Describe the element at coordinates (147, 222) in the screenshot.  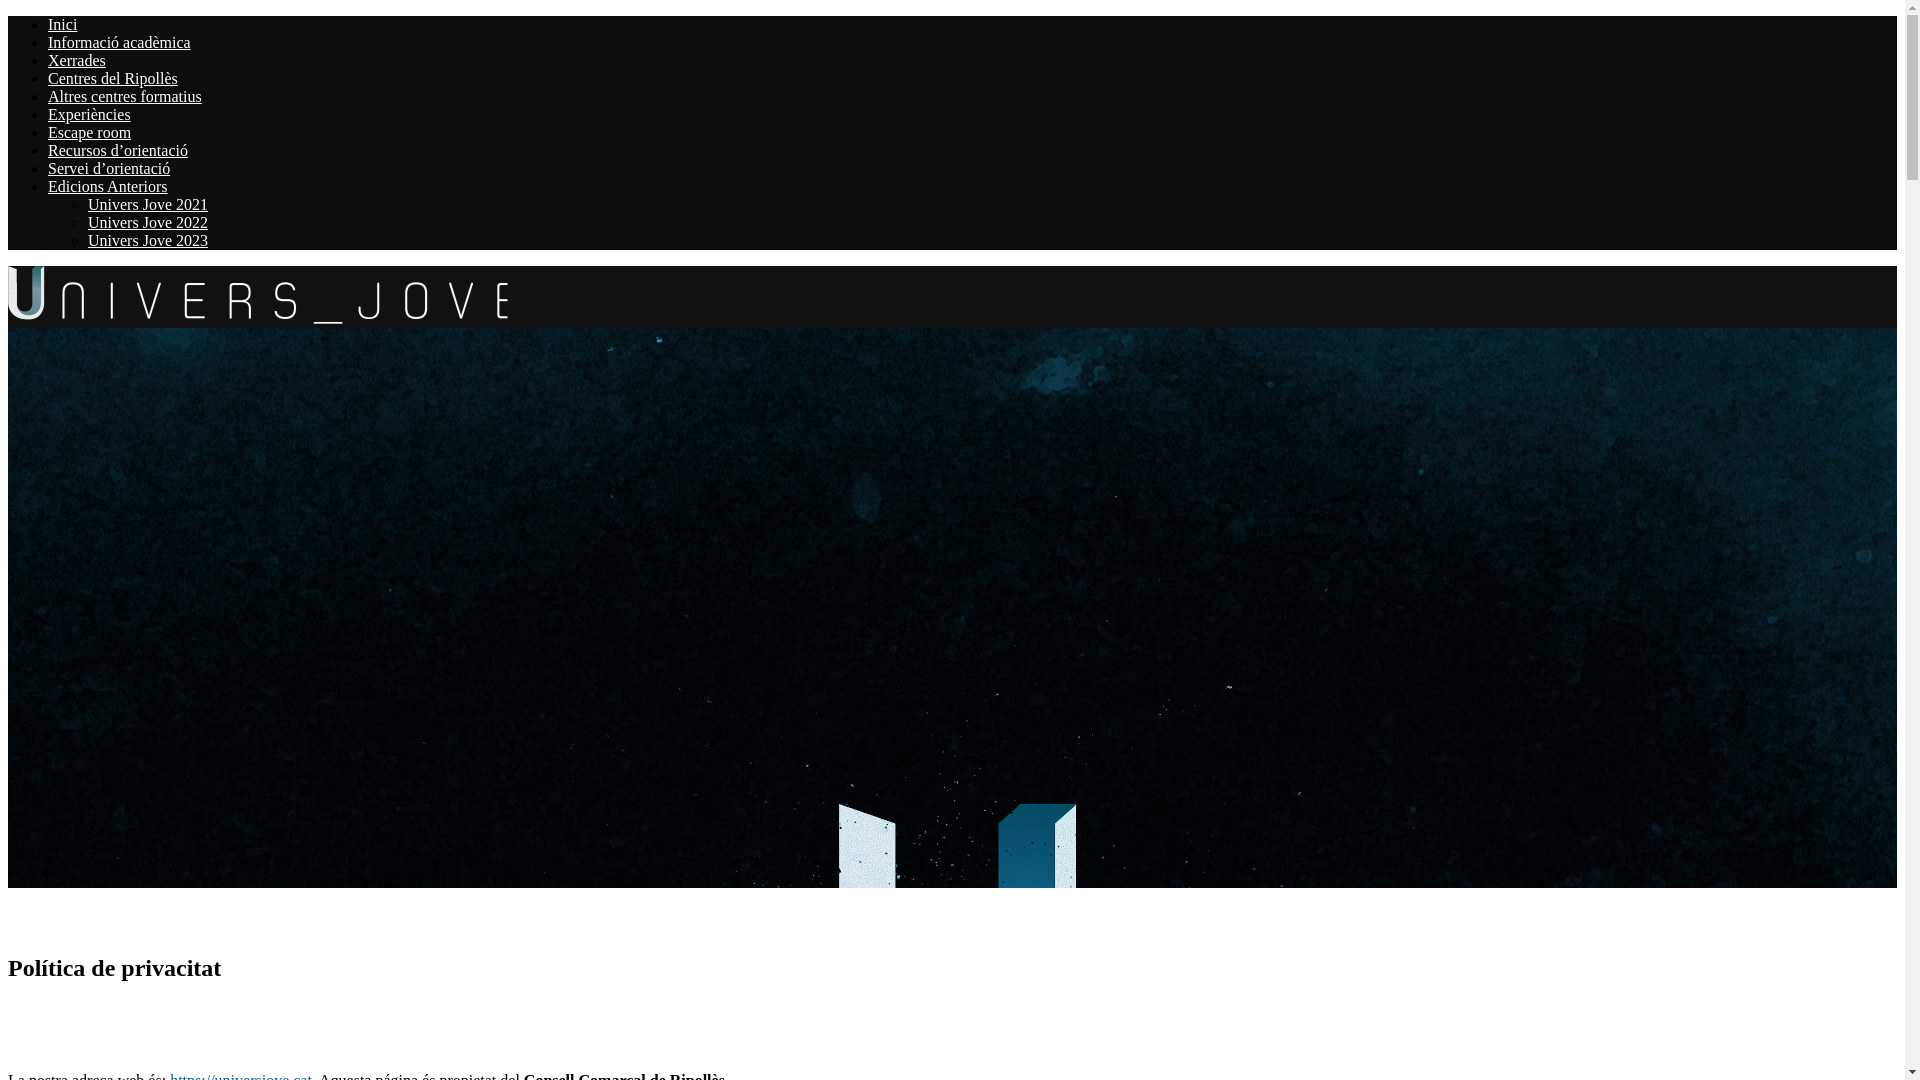
I see `'Univers Jove 2022'` at that location.